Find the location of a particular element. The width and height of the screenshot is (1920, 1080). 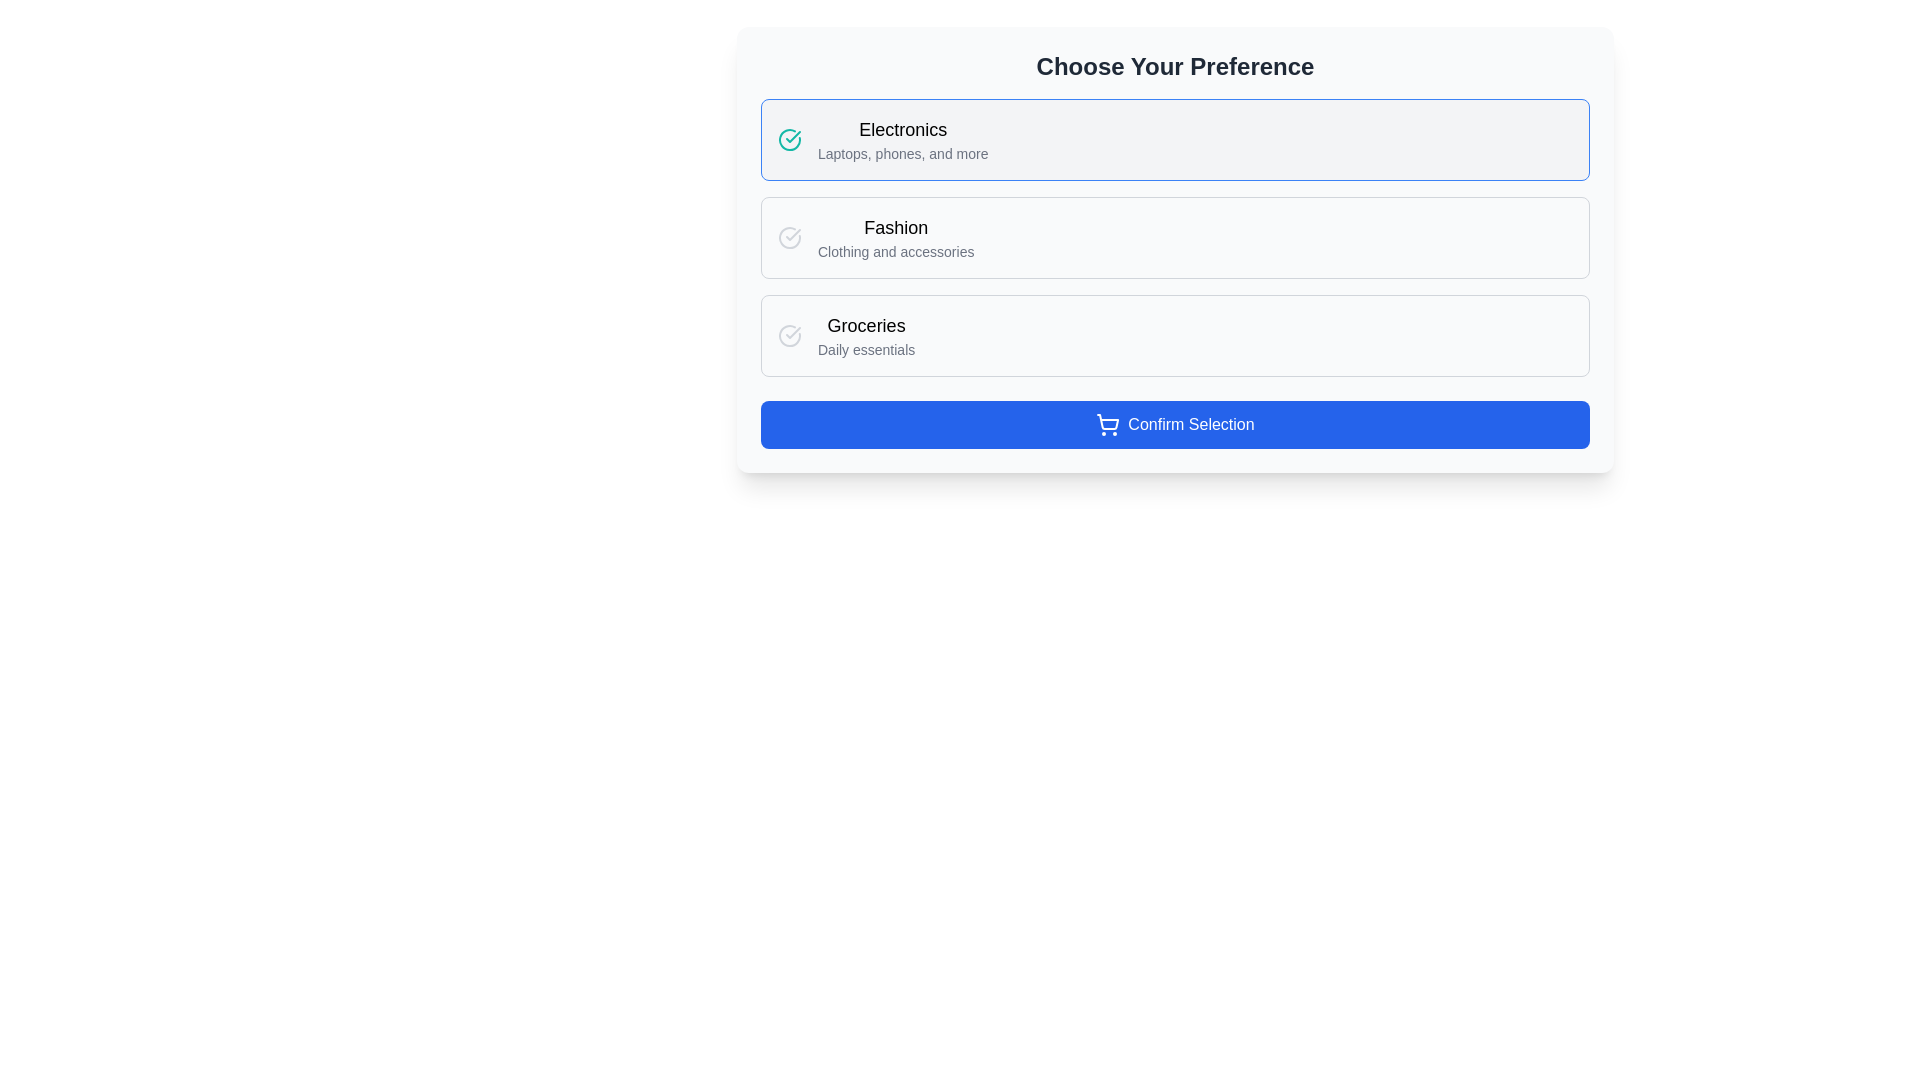

the 'Confirm Selection' button that contains the shopping cart icon, located at the leftmost side before the text 'Confirm Selection' is located at coordinates (1107, 423).